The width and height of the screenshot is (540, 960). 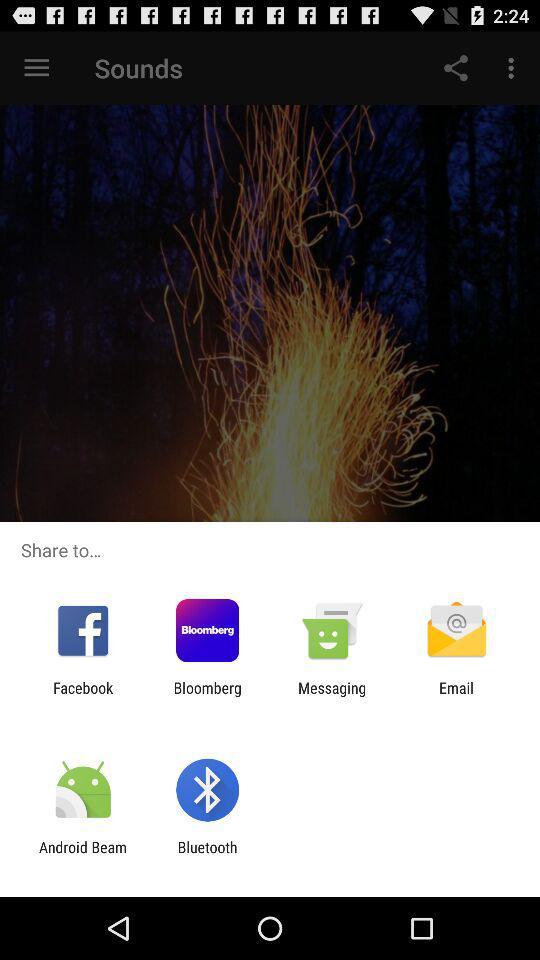 What do you see at coordinates (456, 696) in the screenshot?
I see `email icon` at bounding box center [456, 696].